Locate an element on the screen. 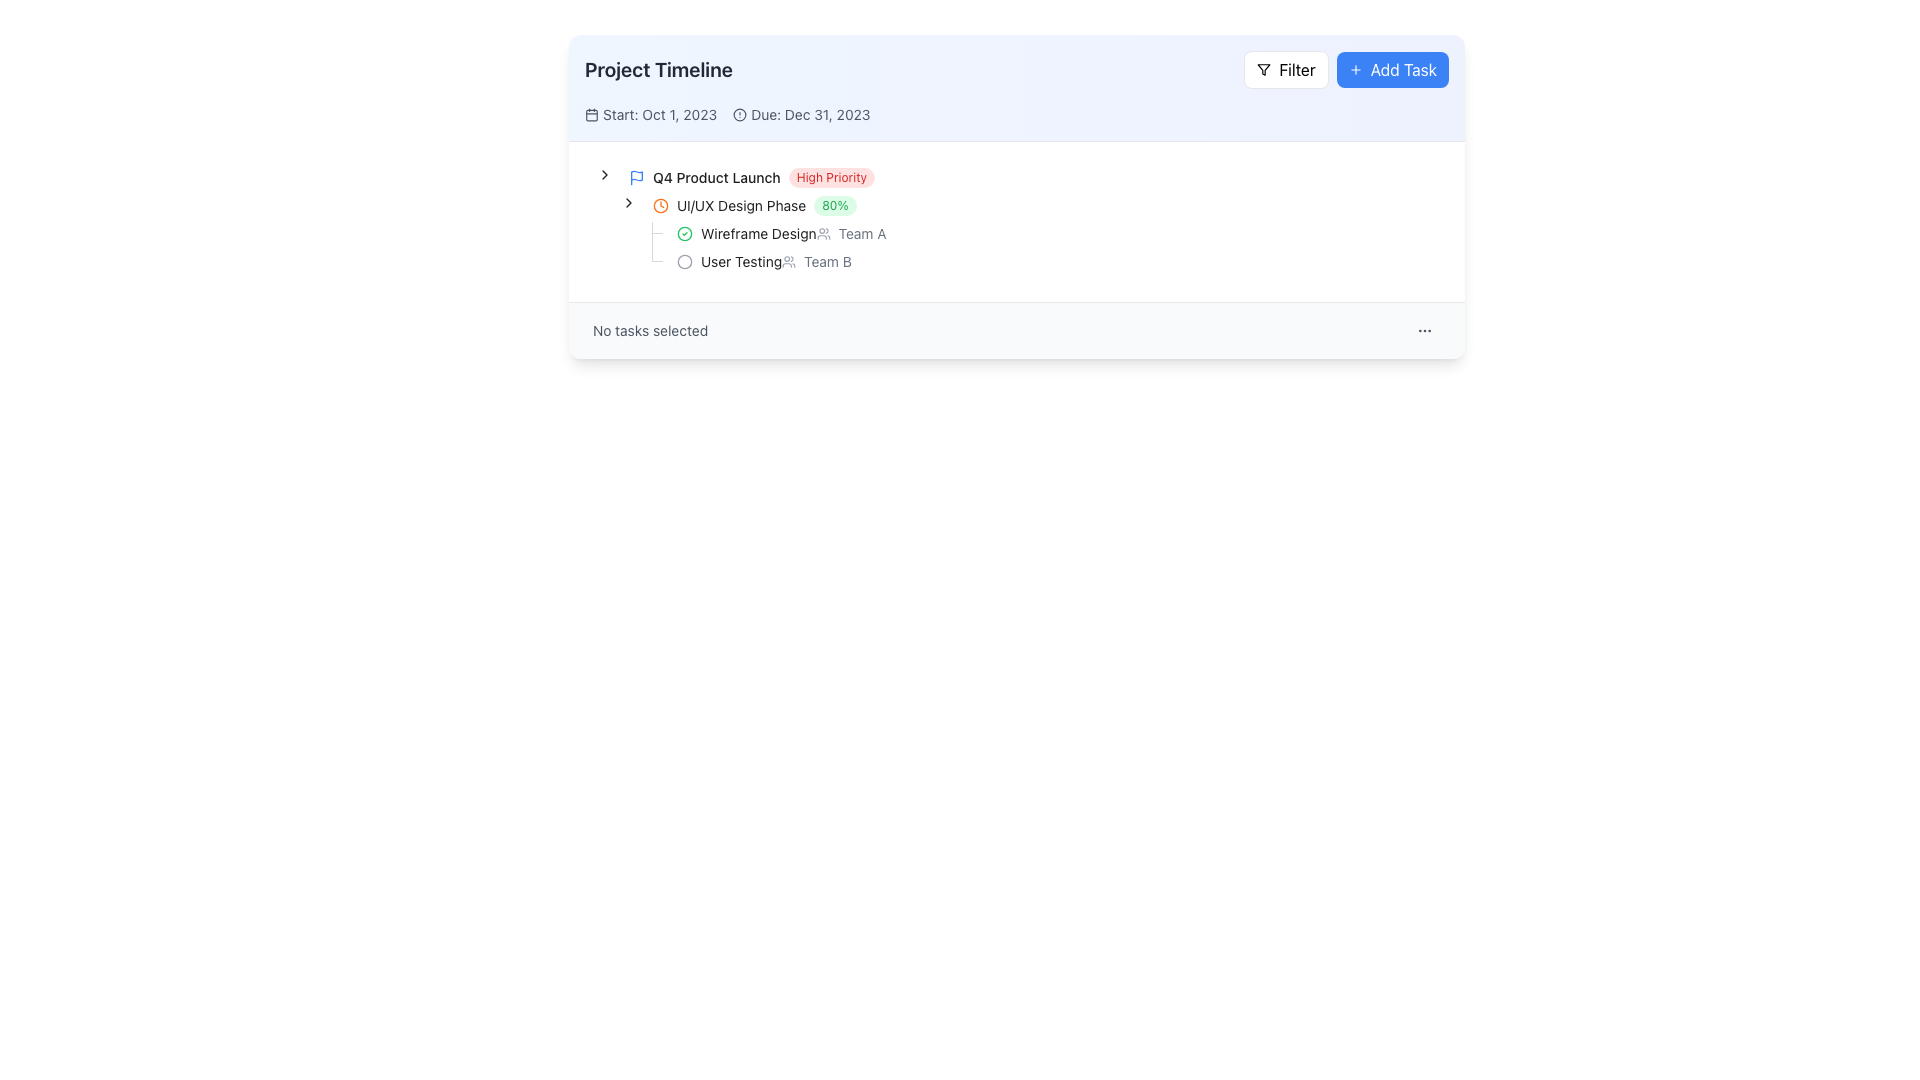 Image resolution: width=1920 pixels, height=1080 pixels. the 'High Priority' badge or label element, which has a red background and is positioned to the right of the 'Q4 Product Launch' text is located at coordinates (831, 176).